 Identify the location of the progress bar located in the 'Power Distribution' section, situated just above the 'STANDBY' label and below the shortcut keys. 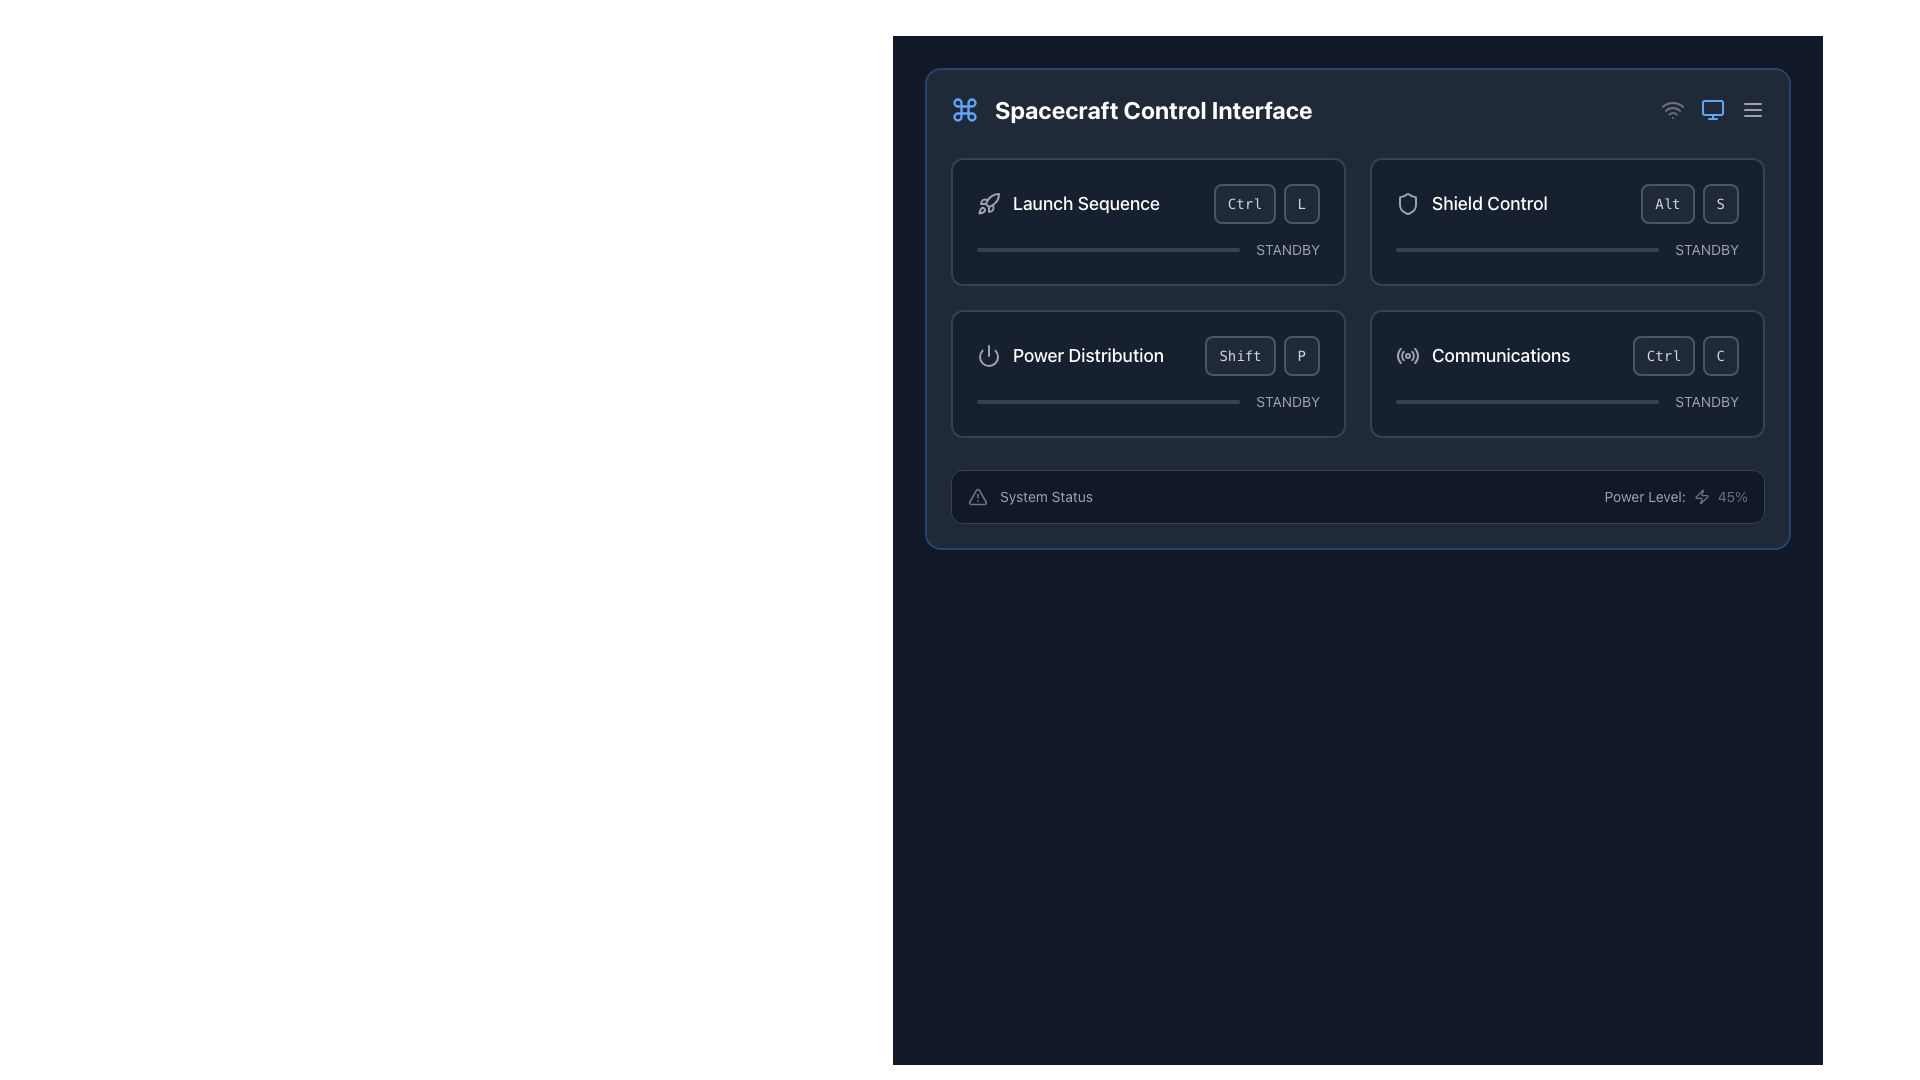
(1107, 401).